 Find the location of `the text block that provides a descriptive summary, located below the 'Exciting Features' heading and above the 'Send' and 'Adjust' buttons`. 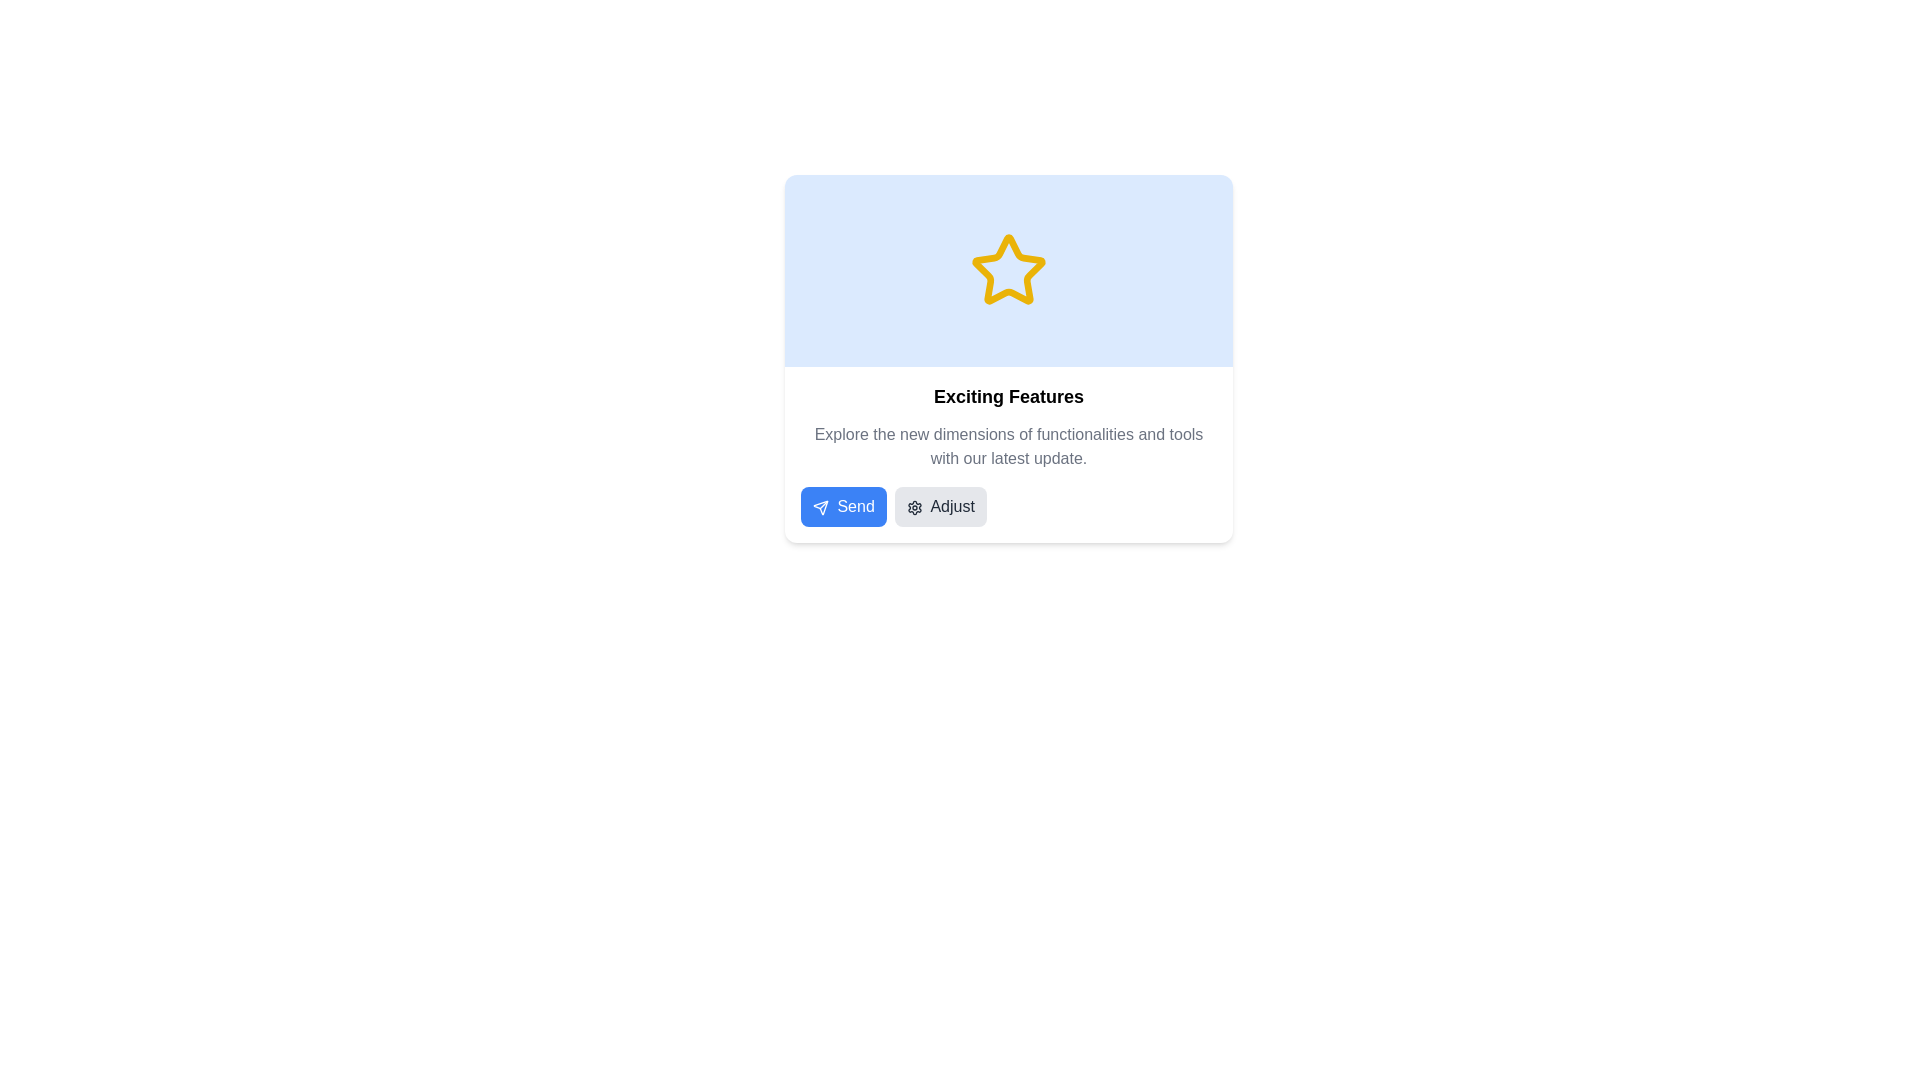

the text block that provides a descriptive summary, located below the 'Exciting Features' heading and above the 'Send' and 'Adjust' buttons is located at coordinates (1008, 446).